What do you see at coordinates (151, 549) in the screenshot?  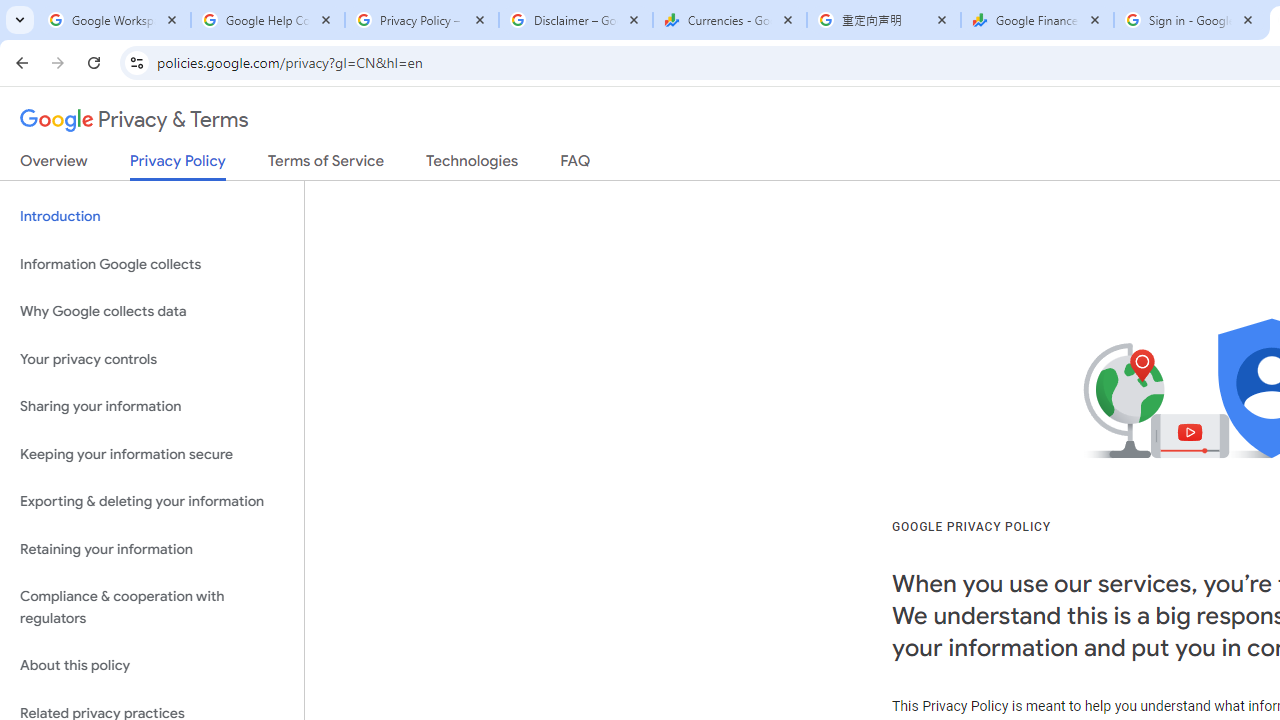 I see `'Retaining your information'` at bounding box center [151, 549].